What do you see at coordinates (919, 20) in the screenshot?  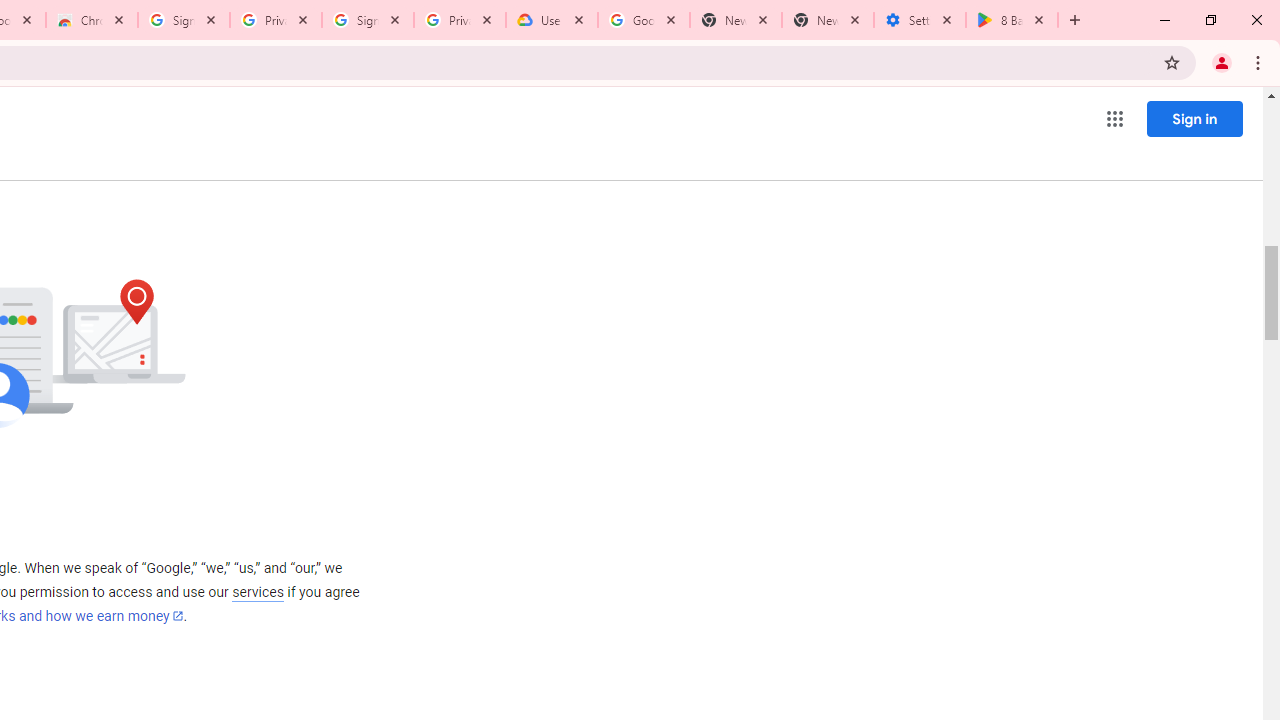 I see `'Settings - System'` at bounding box center [919, 20].